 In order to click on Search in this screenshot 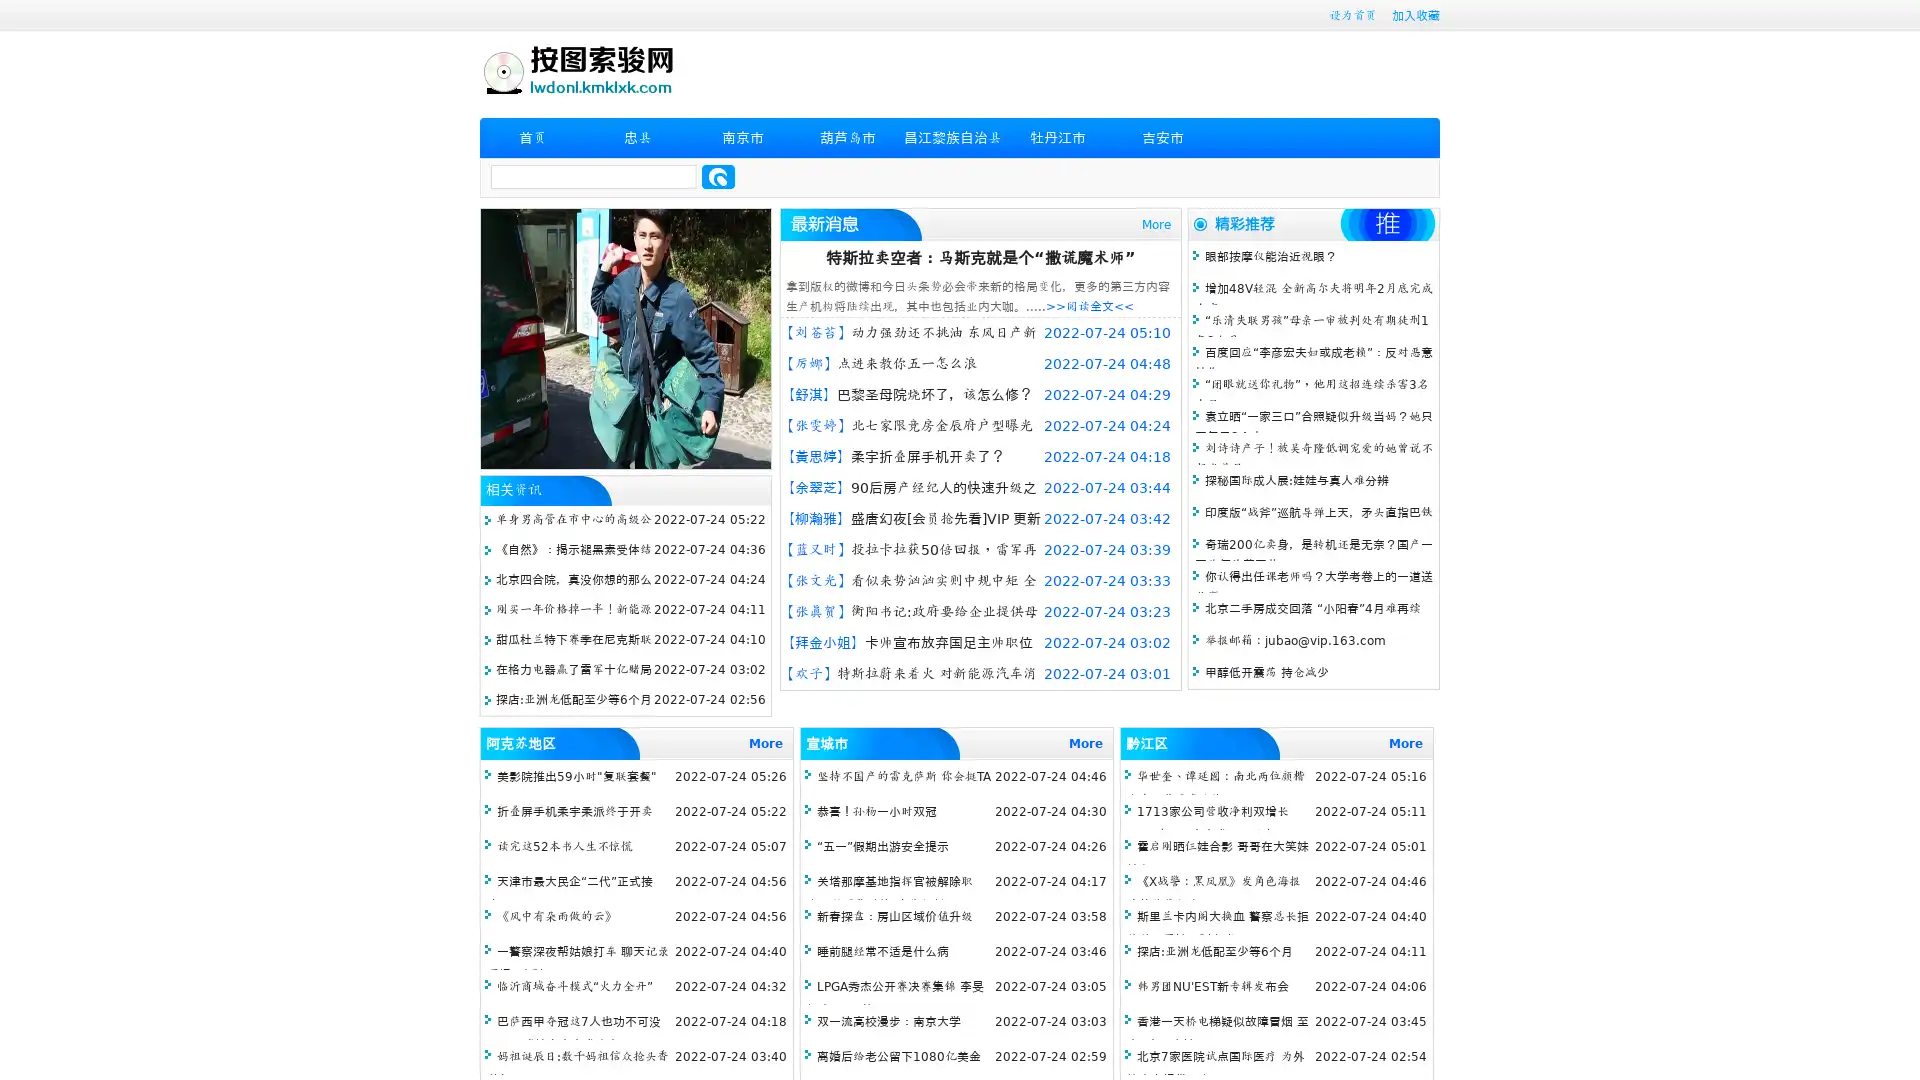, I will do `click(718, 176)`.